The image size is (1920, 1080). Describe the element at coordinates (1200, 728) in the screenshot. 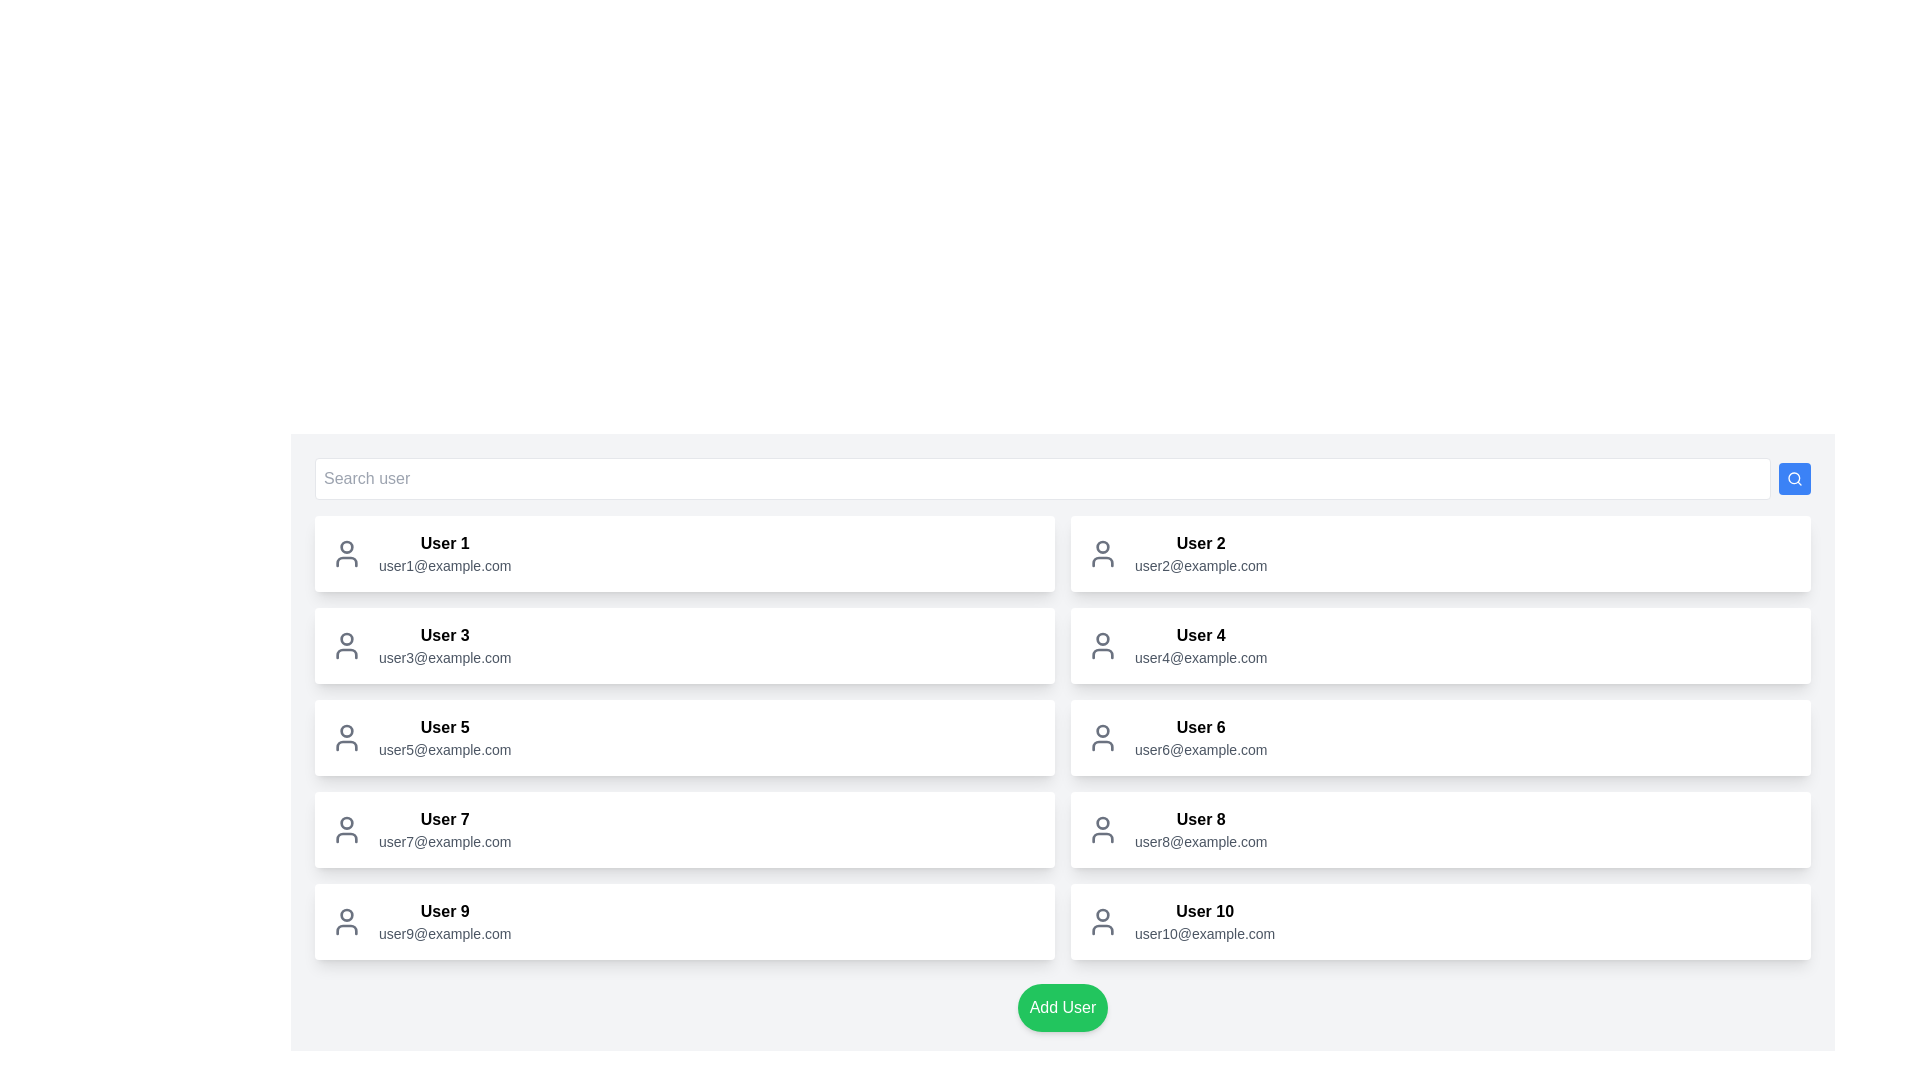

I see `the bold username 'User 6' in the right column of the user list` at that location.